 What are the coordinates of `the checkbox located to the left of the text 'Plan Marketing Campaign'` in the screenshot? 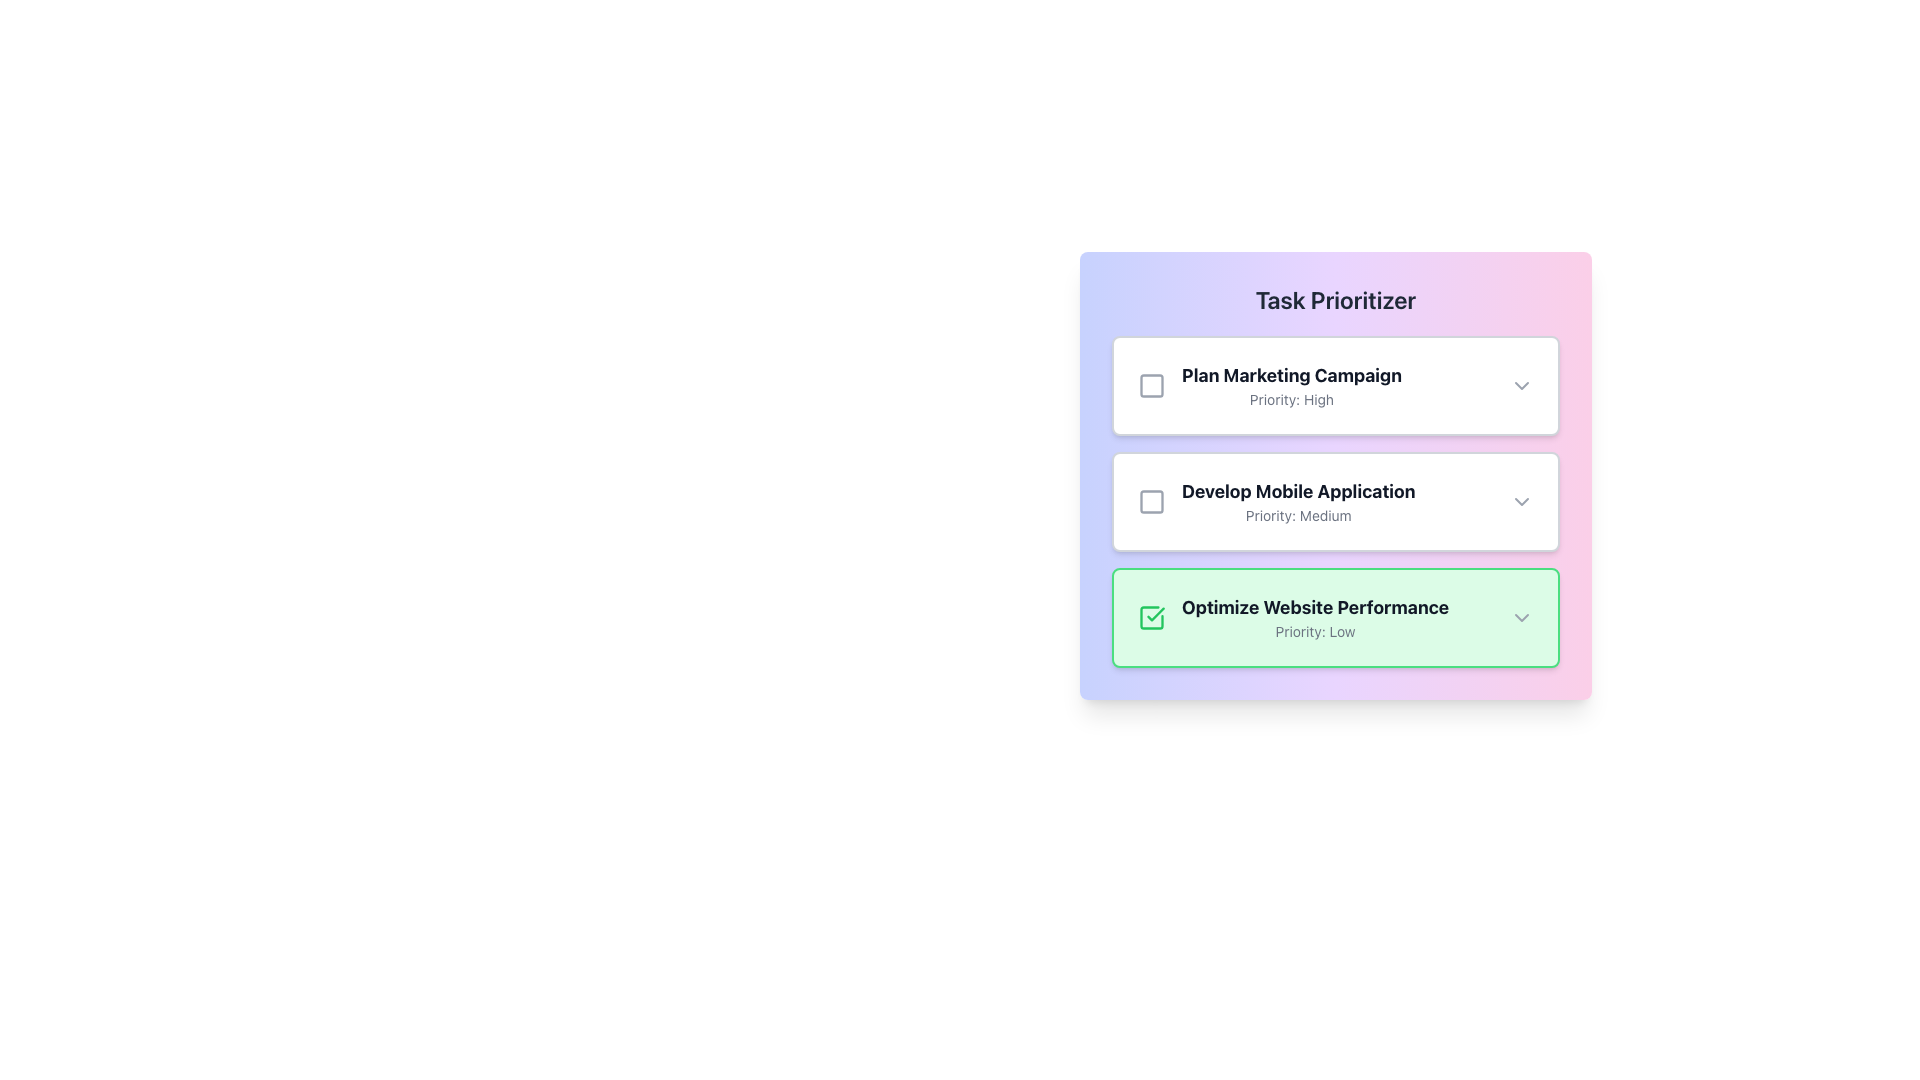 It's located at (1152, 385).